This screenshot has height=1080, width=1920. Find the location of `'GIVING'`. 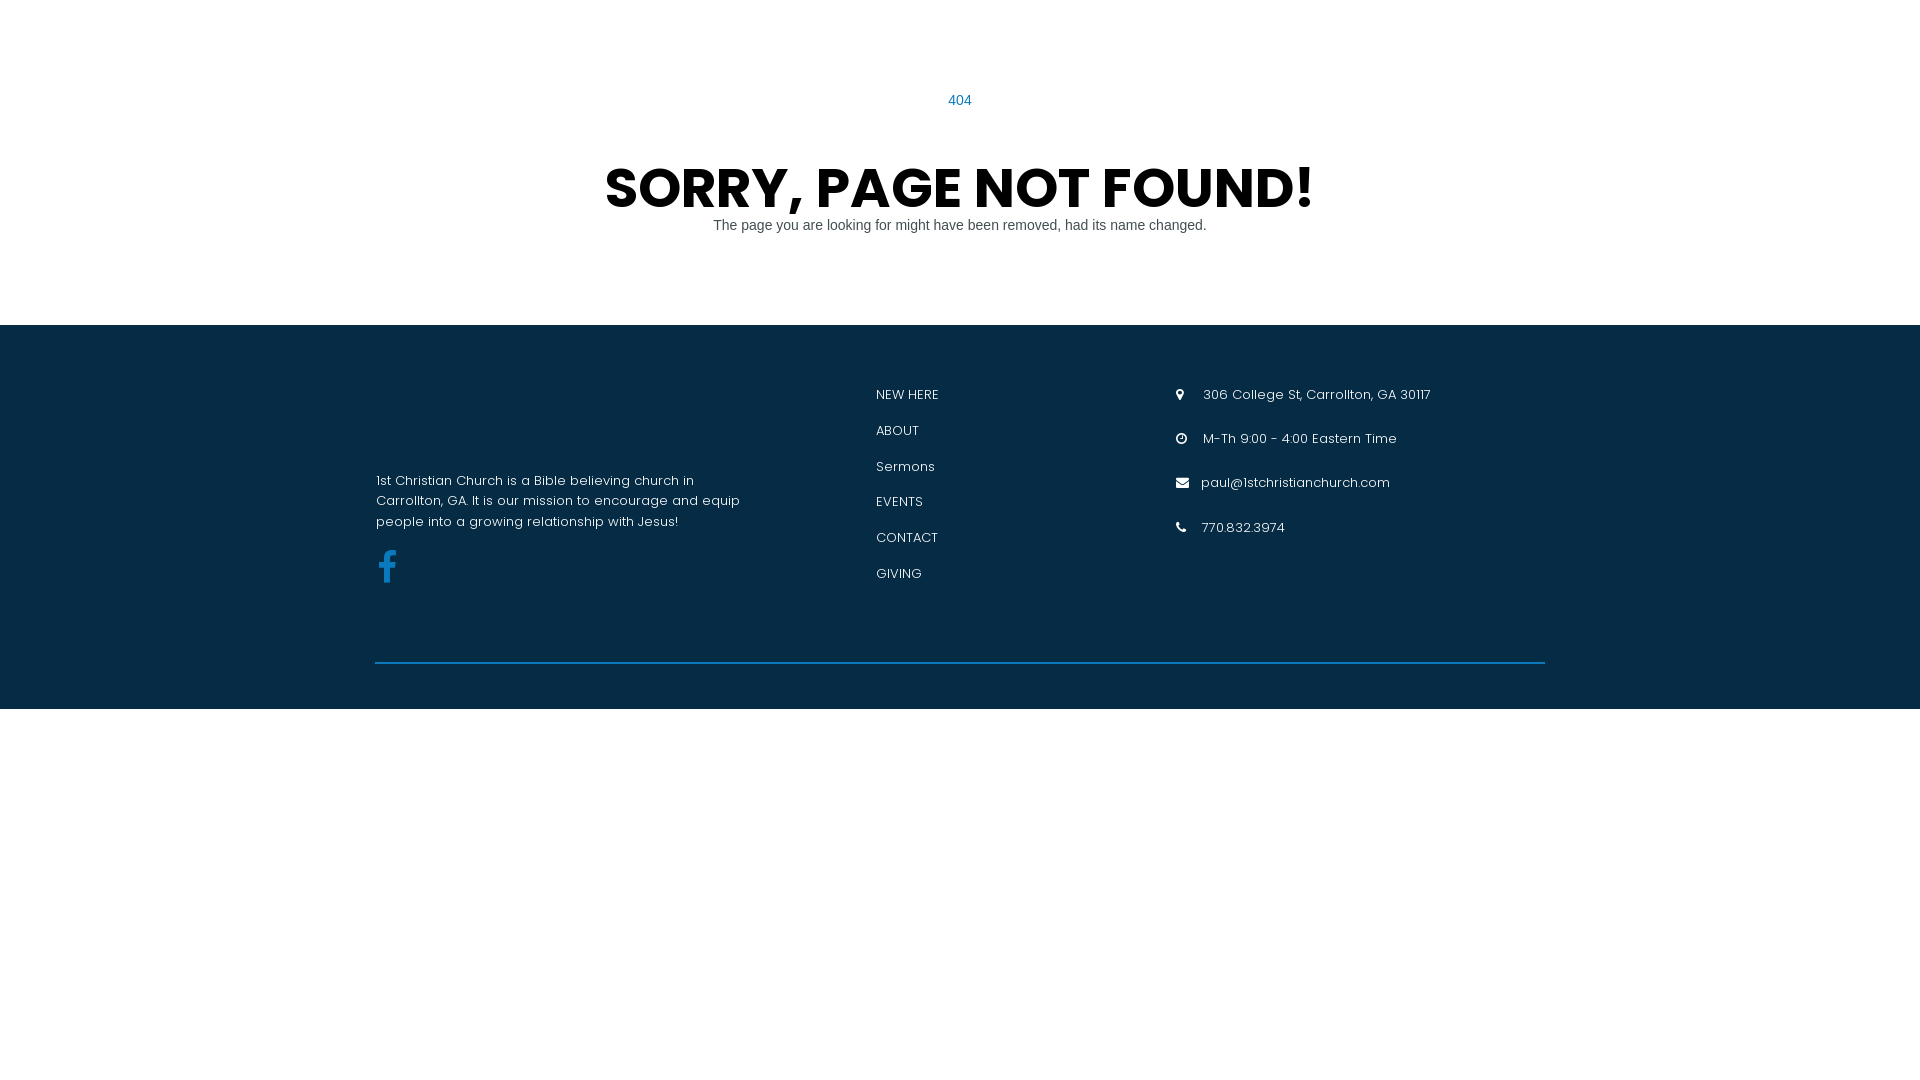

'GIVING' is located at coordinates (897, 573).